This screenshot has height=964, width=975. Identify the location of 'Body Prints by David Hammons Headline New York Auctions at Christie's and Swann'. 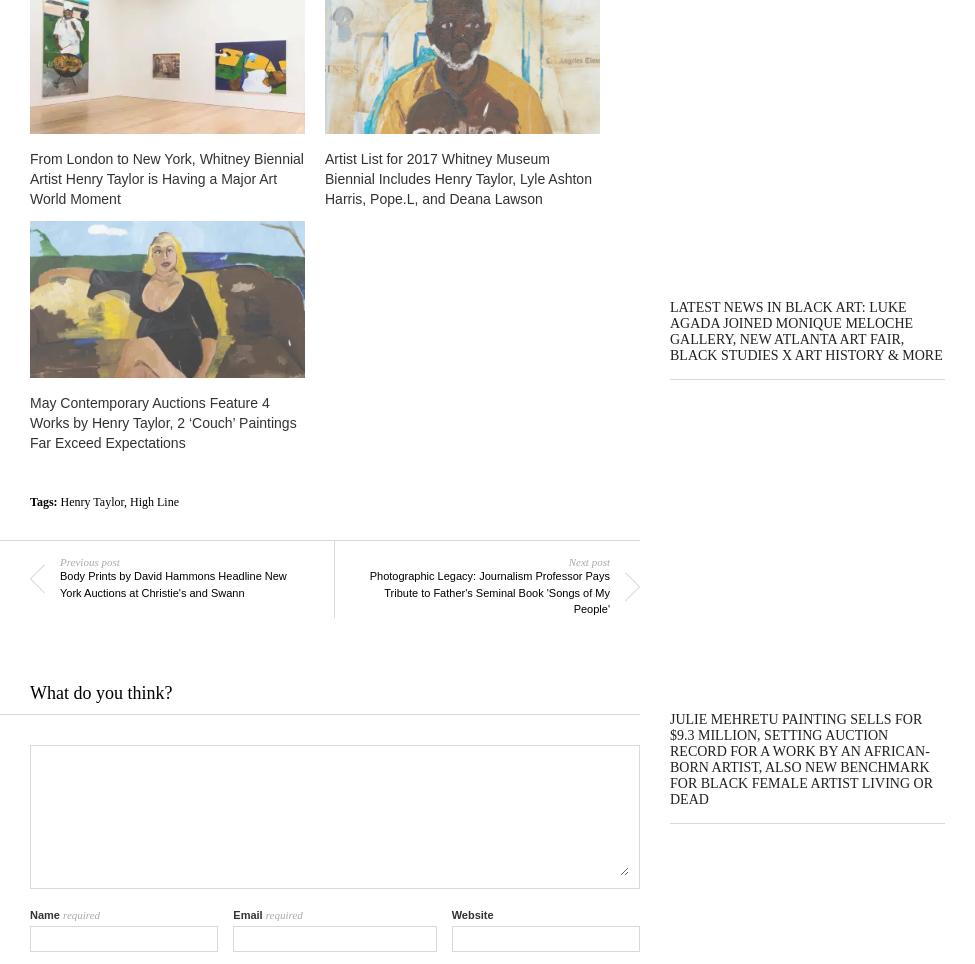
(171, 582).